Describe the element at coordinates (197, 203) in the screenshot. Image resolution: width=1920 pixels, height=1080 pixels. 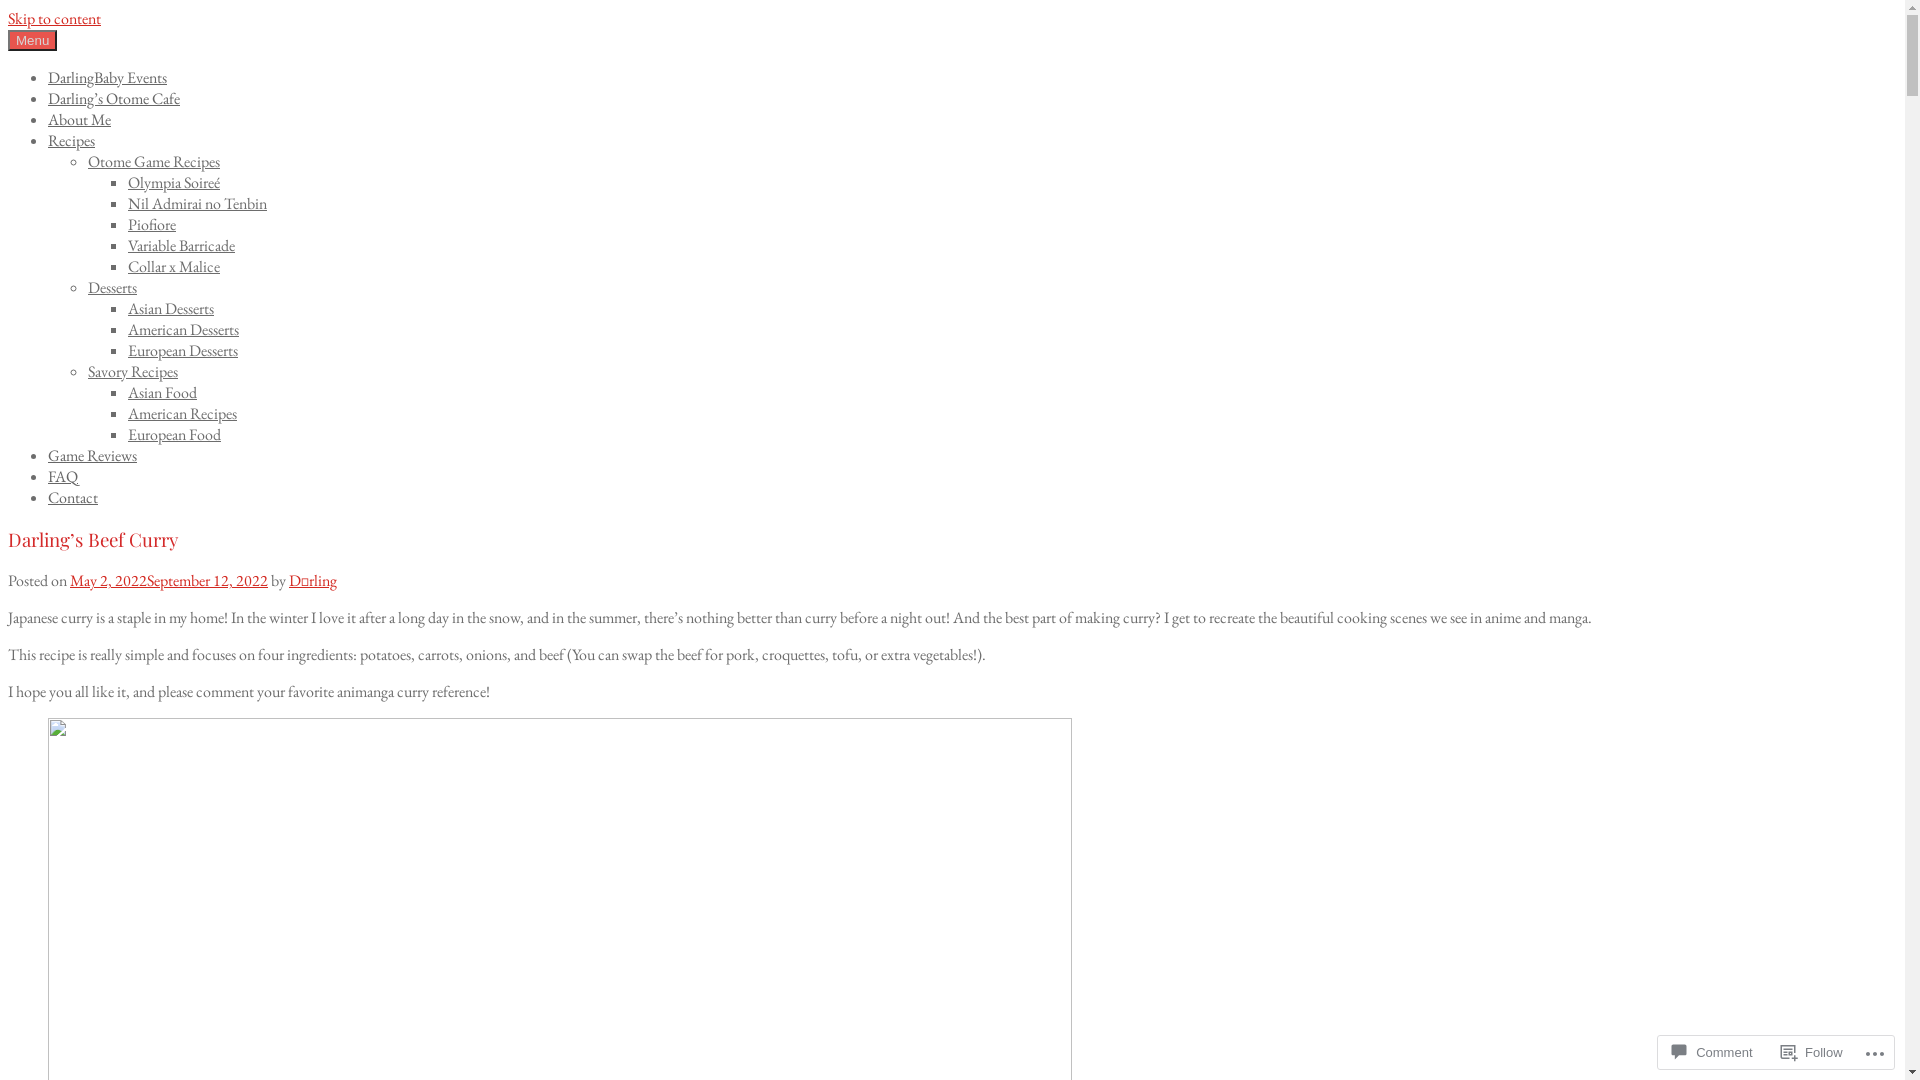
I see `'Nil Admirai no Tenbin'` at that location.